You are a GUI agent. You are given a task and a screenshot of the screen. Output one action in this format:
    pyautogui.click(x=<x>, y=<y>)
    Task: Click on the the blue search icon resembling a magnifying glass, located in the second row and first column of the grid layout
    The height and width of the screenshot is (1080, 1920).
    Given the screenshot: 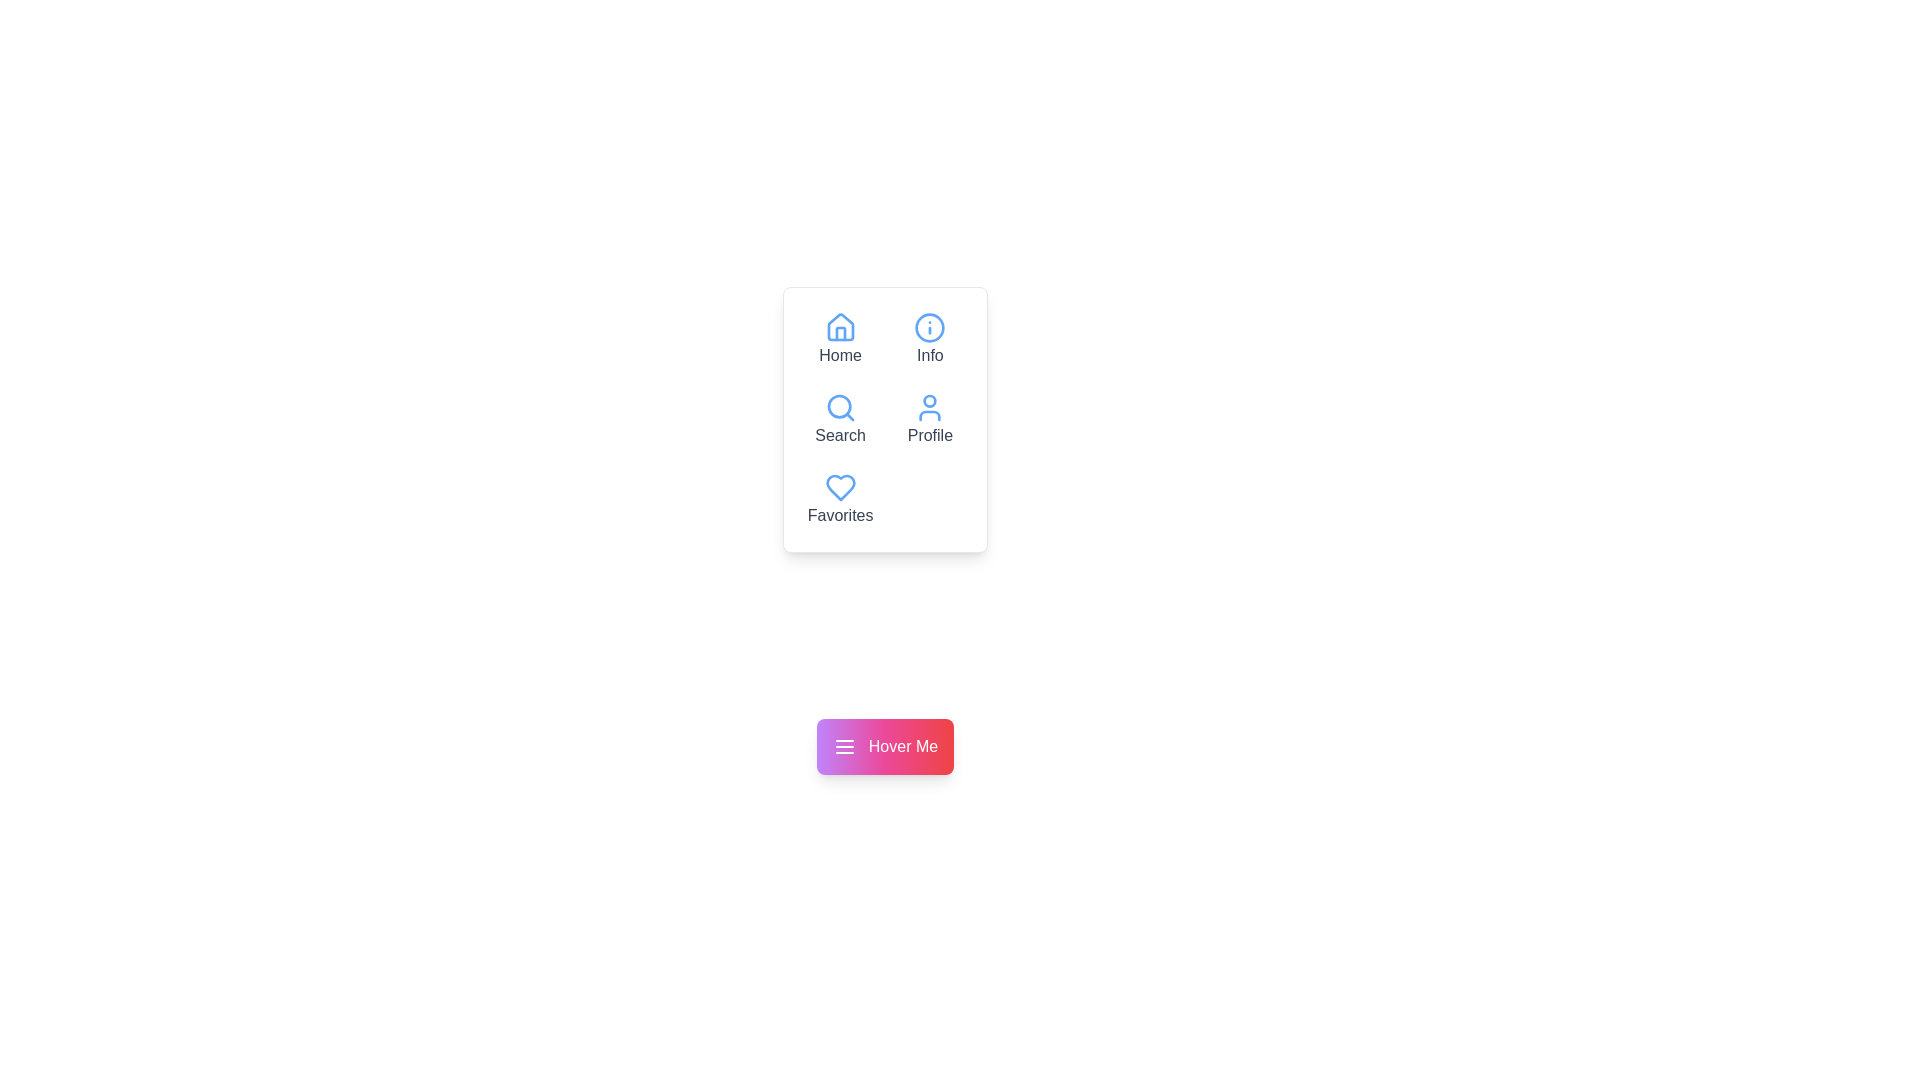 What is the action you would take?
    pyautogui.click(x=840, y=407)
    